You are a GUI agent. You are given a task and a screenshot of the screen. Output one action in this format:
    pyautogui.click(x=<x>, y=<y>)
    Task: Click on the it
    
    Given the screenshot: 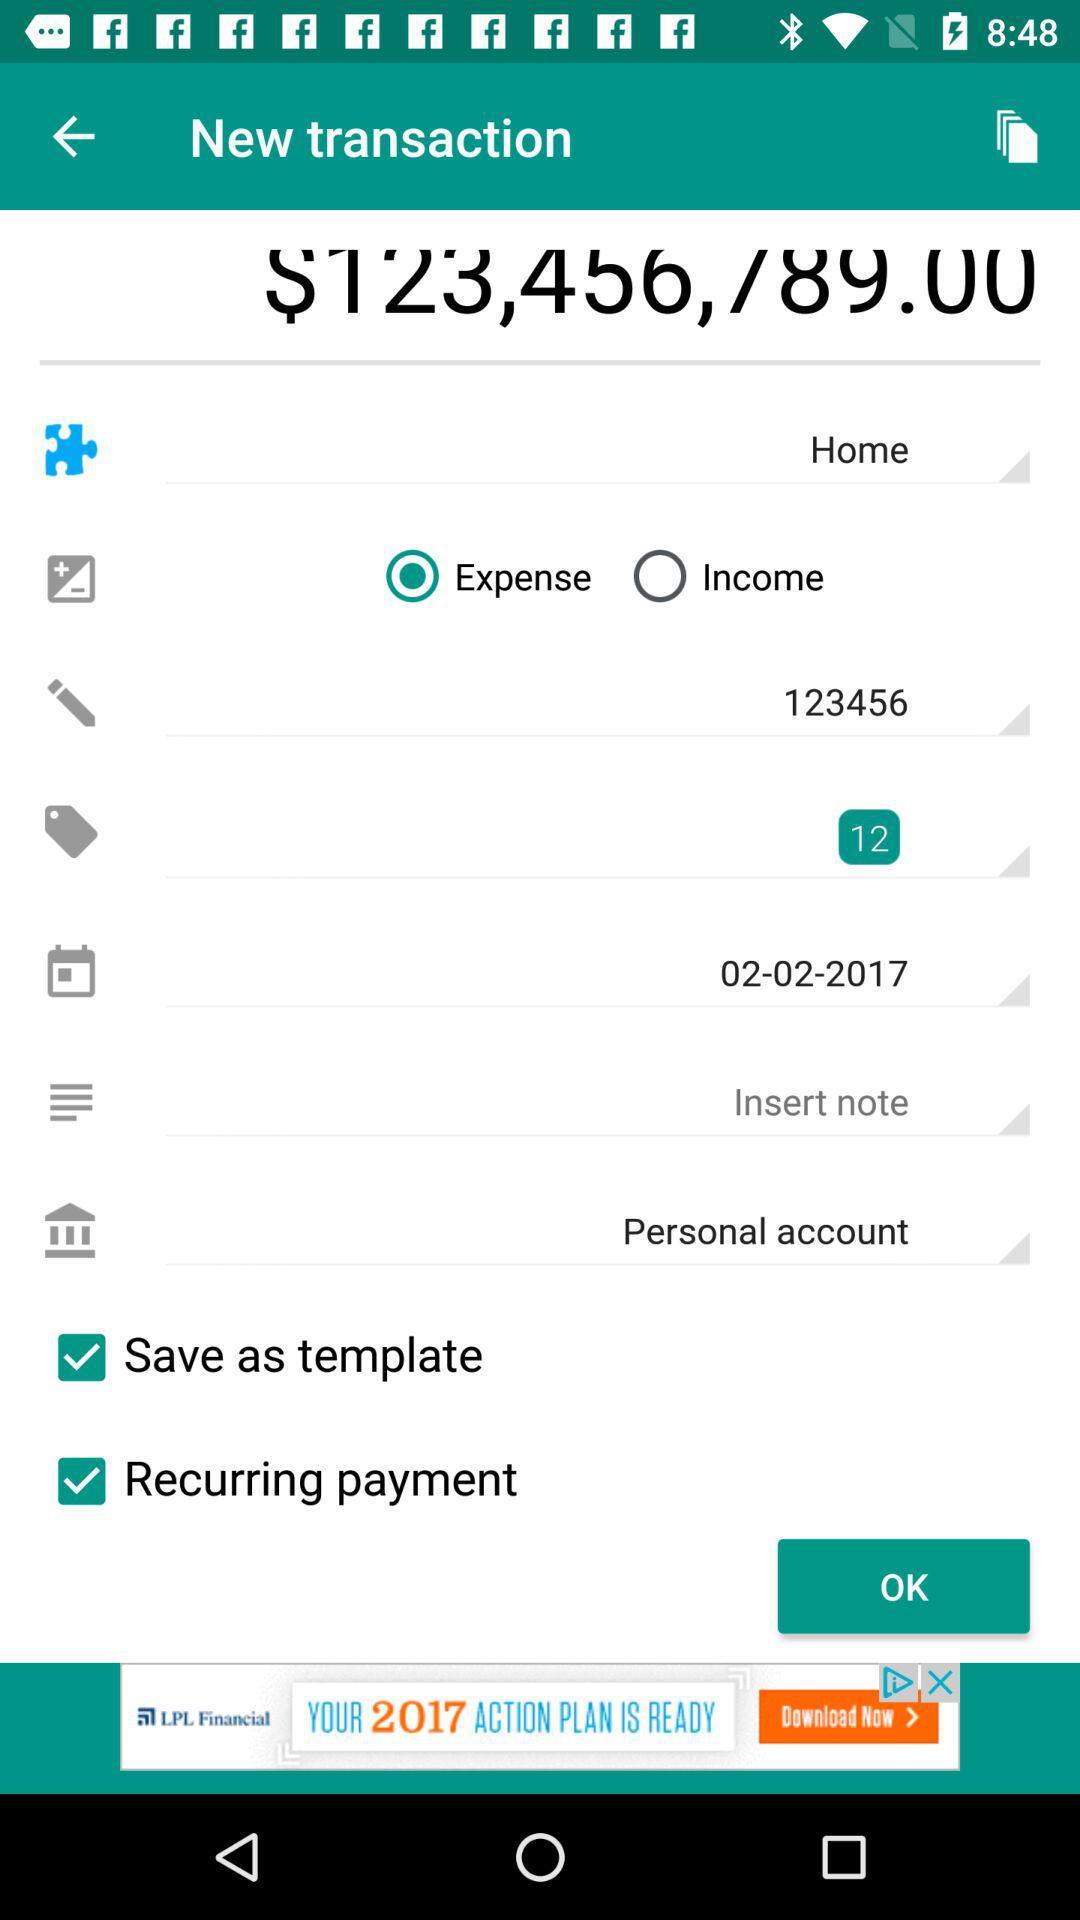 What is the action you would take?
    pyautogui.click(x=80, y=1357)
    